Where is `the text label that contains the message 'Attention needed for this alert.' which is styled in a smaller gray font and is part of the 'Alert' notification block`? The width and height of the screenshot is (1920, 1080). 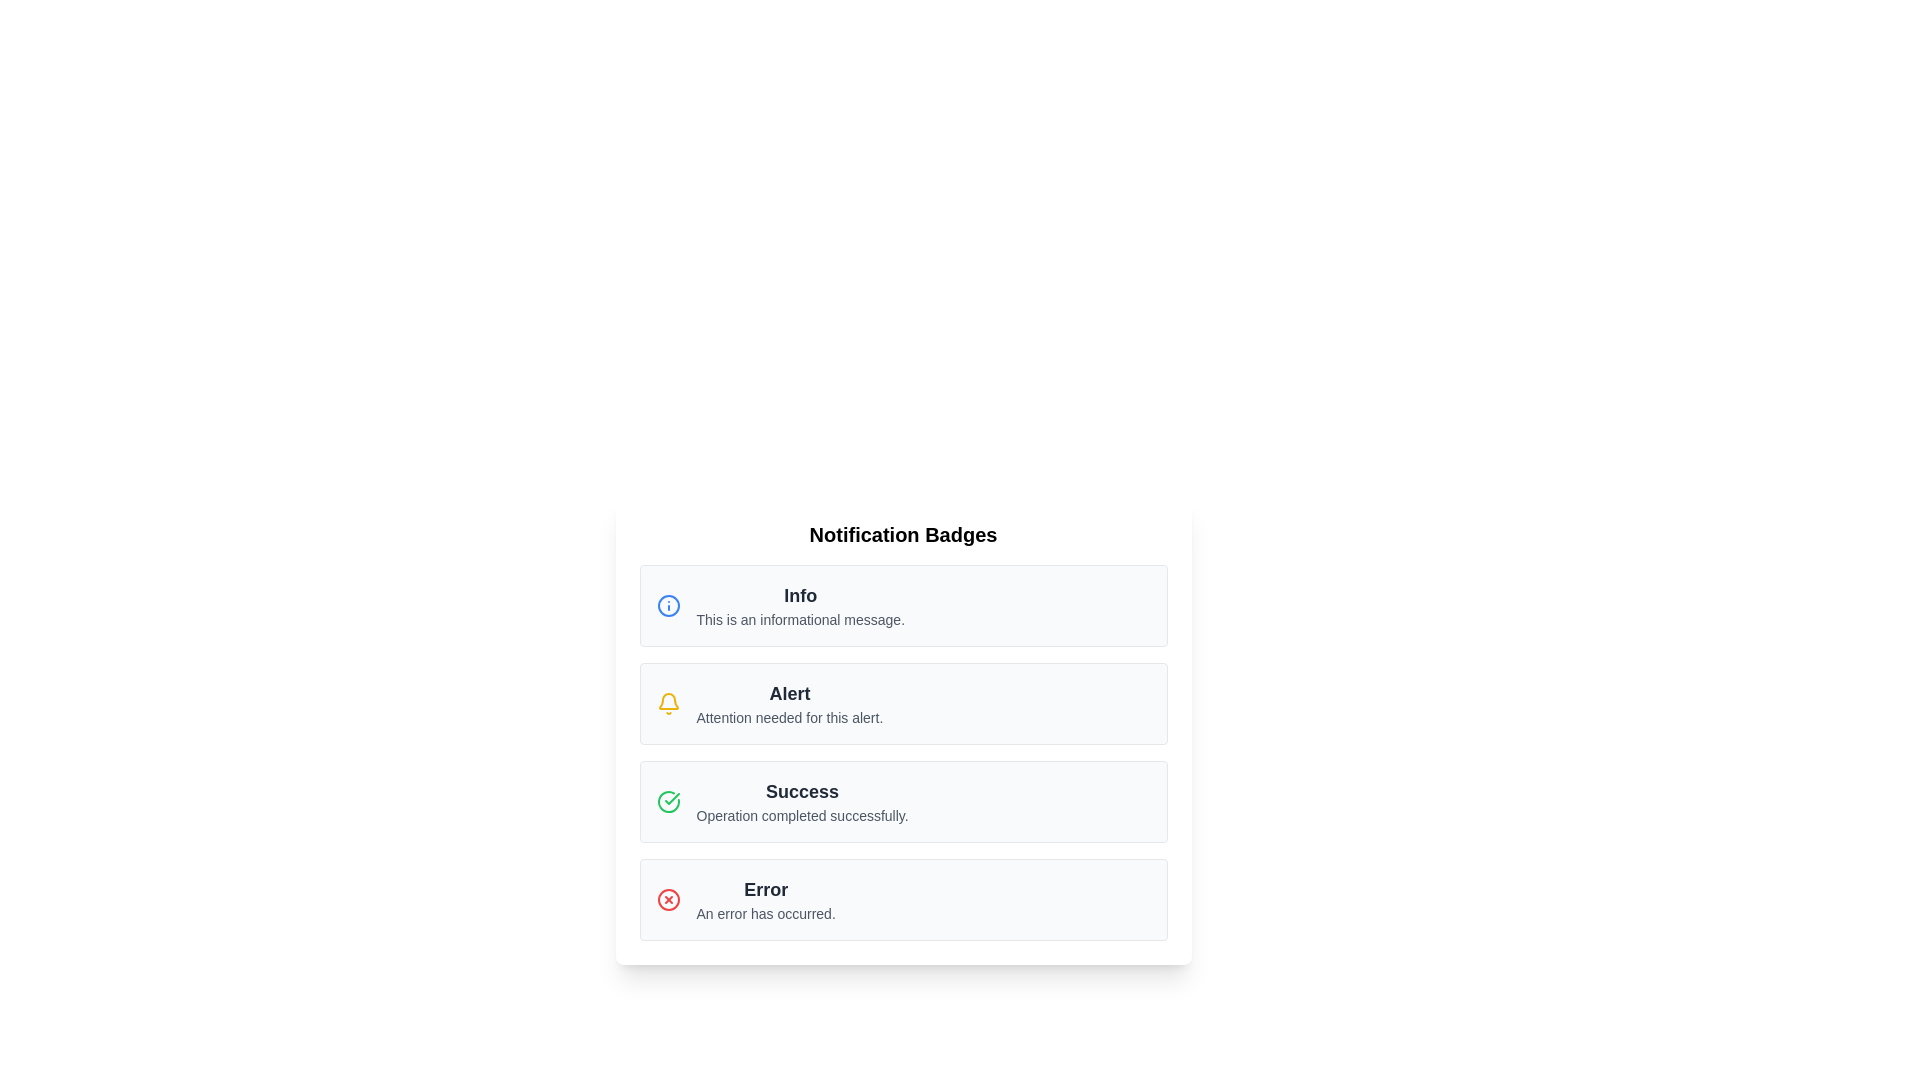 the text label that contains the message 'Attention needed for this alert.' which is styled in a smaller gray font and is part of the 'Alert' notification block is located at coordinates (788, 716).